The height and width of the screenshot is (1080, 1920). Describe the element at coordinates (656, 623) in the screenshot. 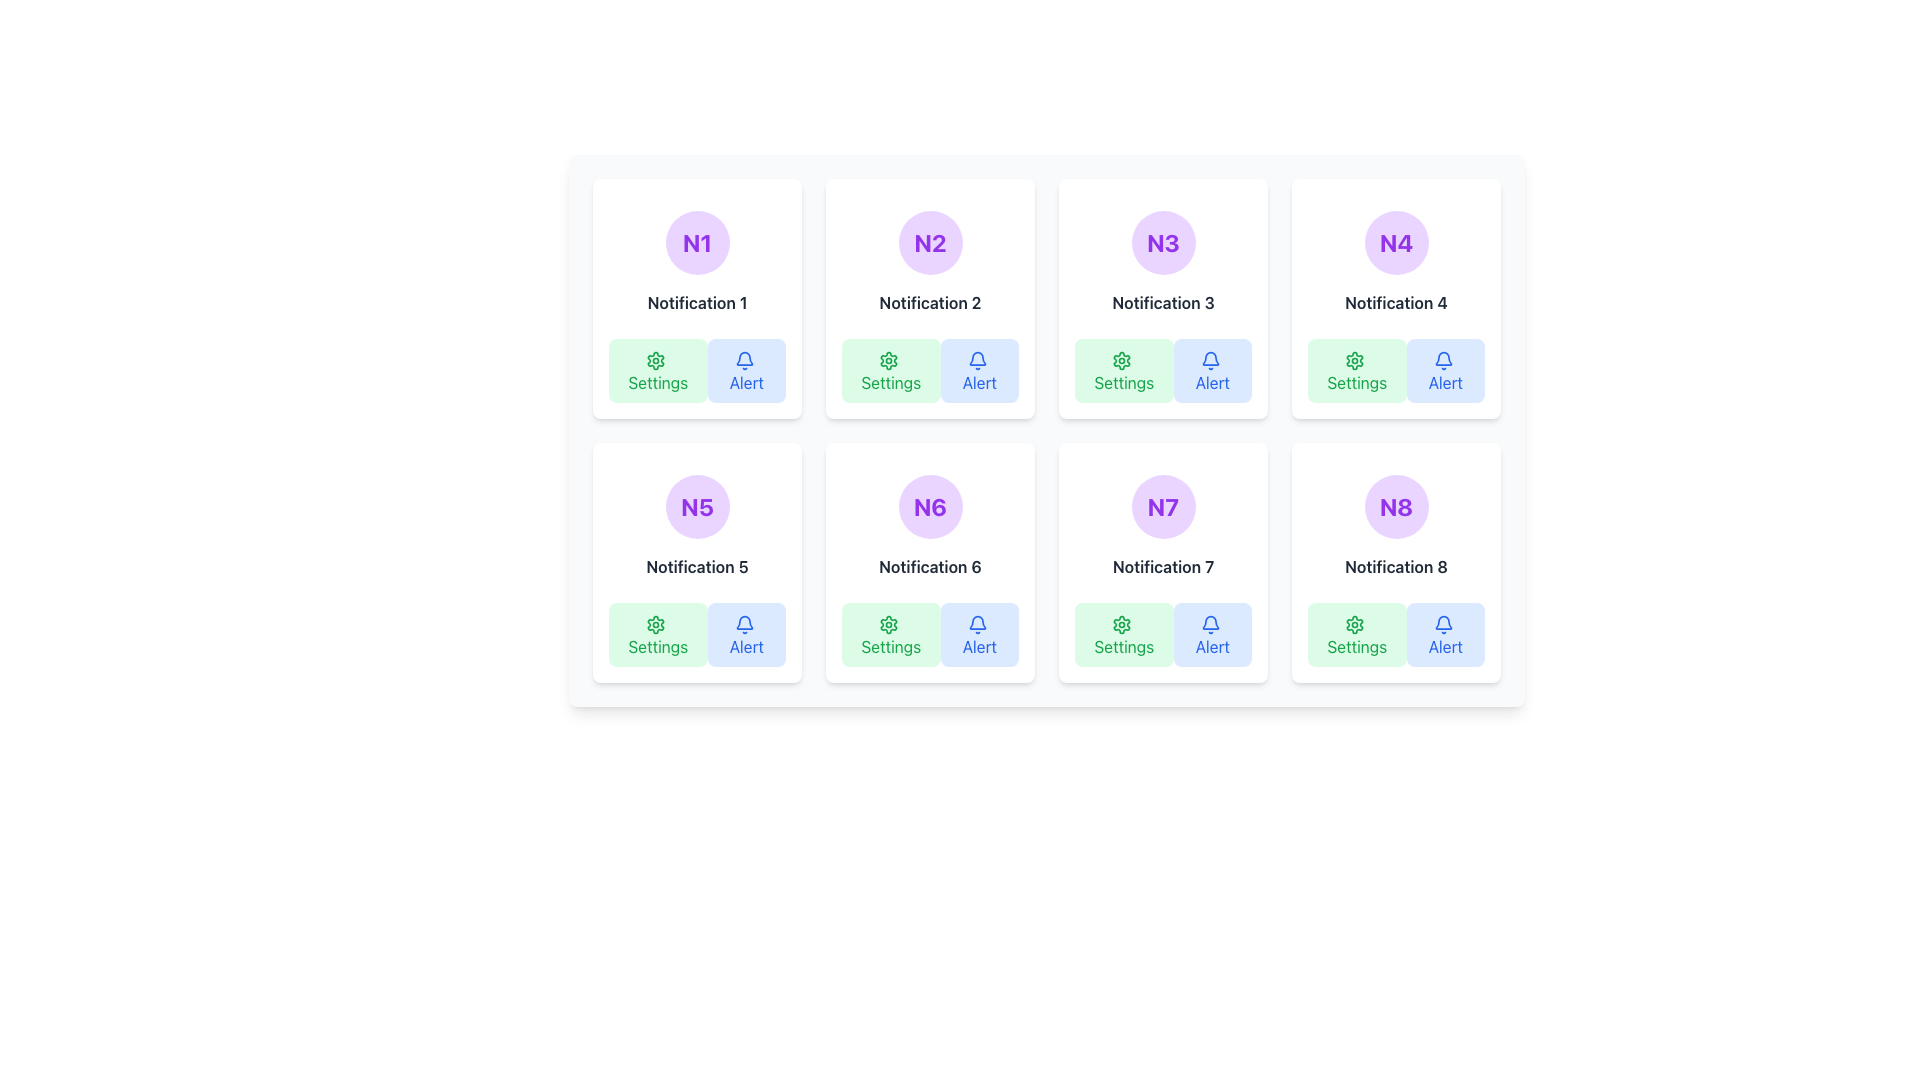

I see `the gear-like icon within the 'Settings' button of the 'Notification 5' widget` at that location.